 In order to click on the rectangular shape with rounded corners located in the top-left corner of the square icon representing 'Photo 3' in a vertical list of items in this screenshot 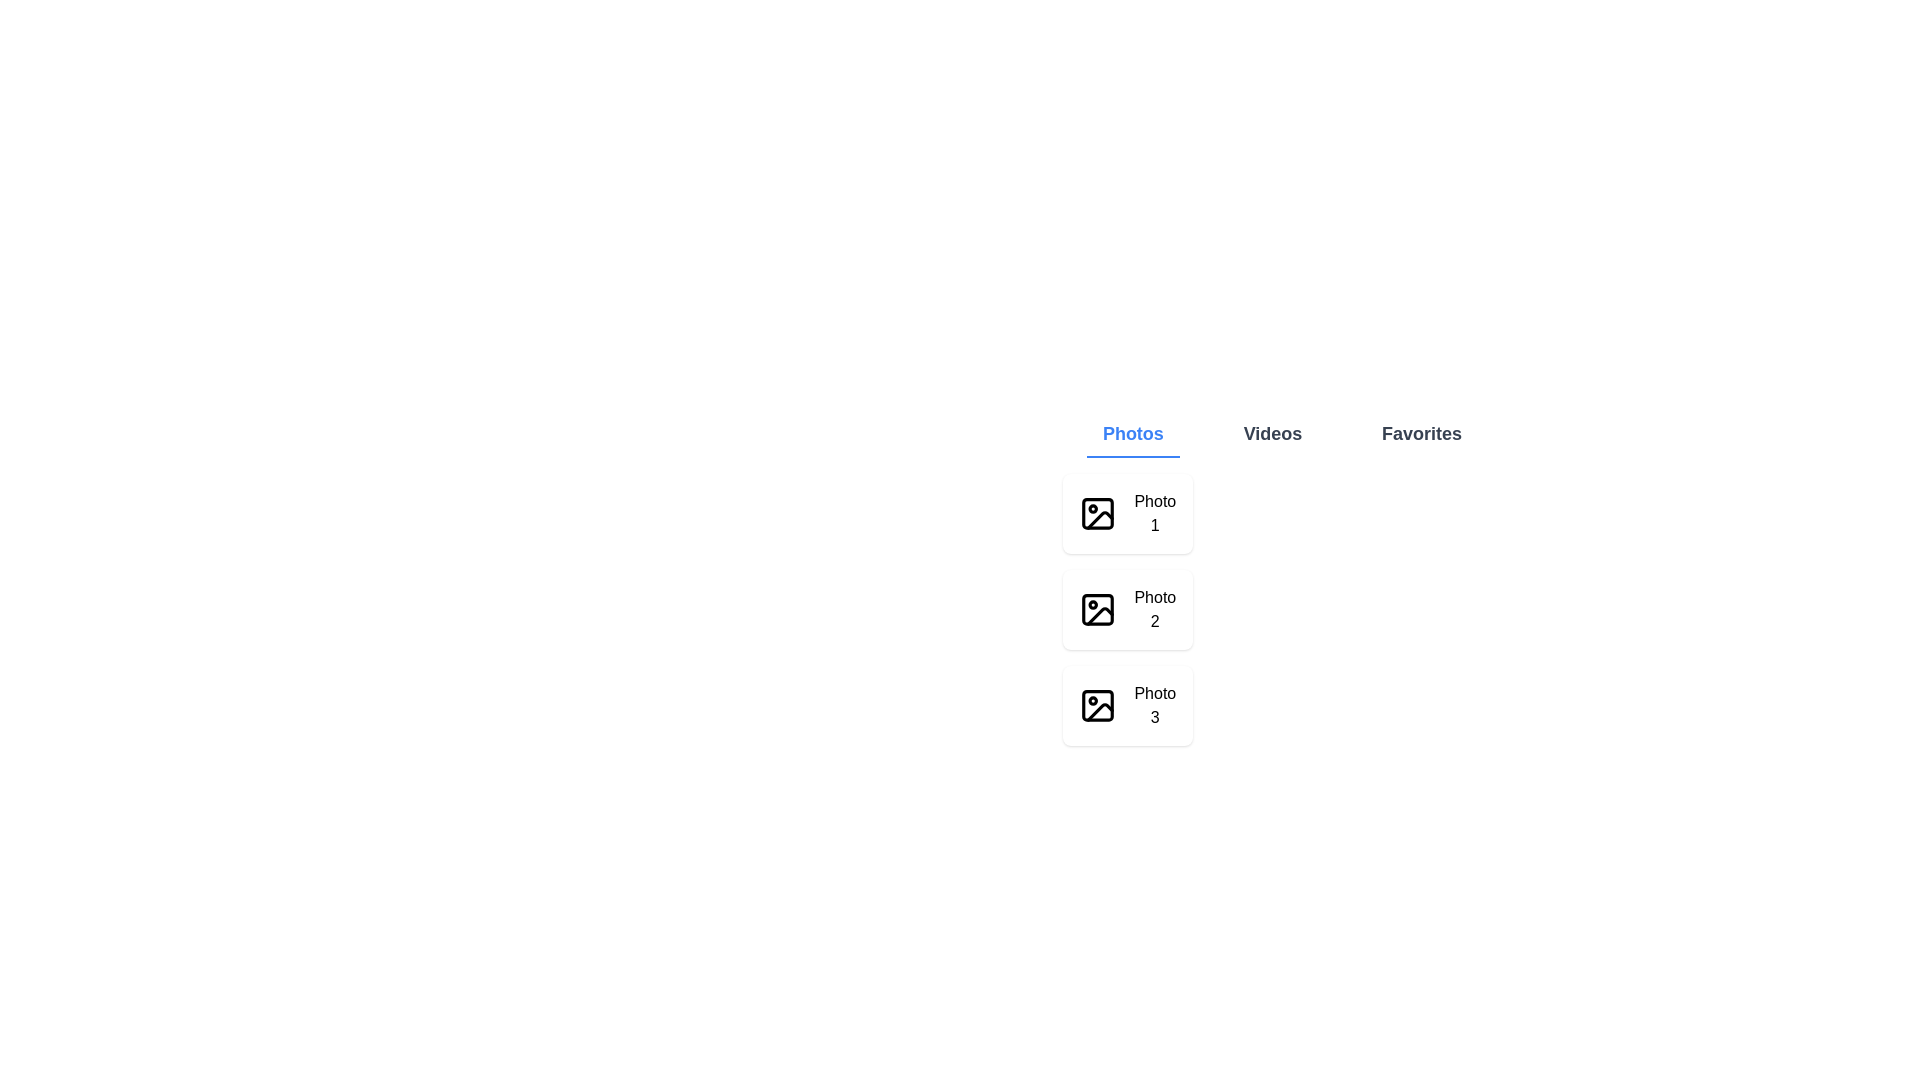, I will do `click(1097, 704)`.